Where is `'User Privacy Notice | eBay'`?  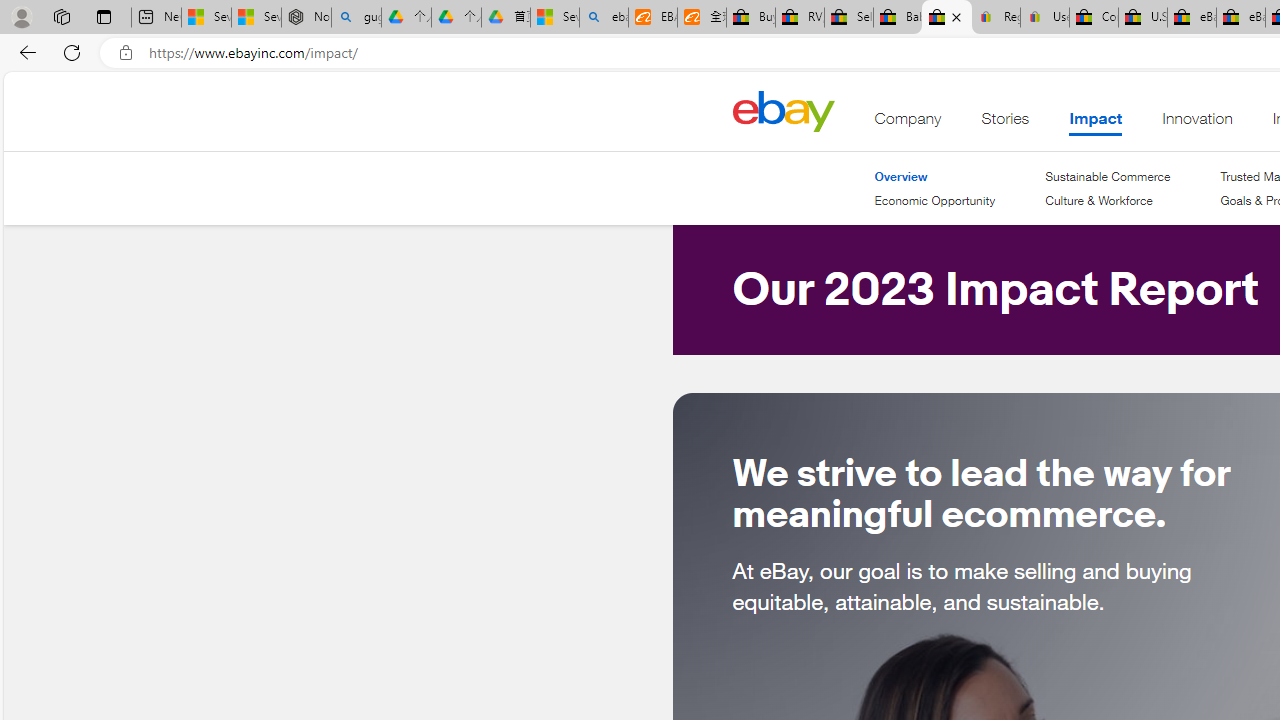
'User Privacy Notice | eBay' is located at coordinates (1044, 17).